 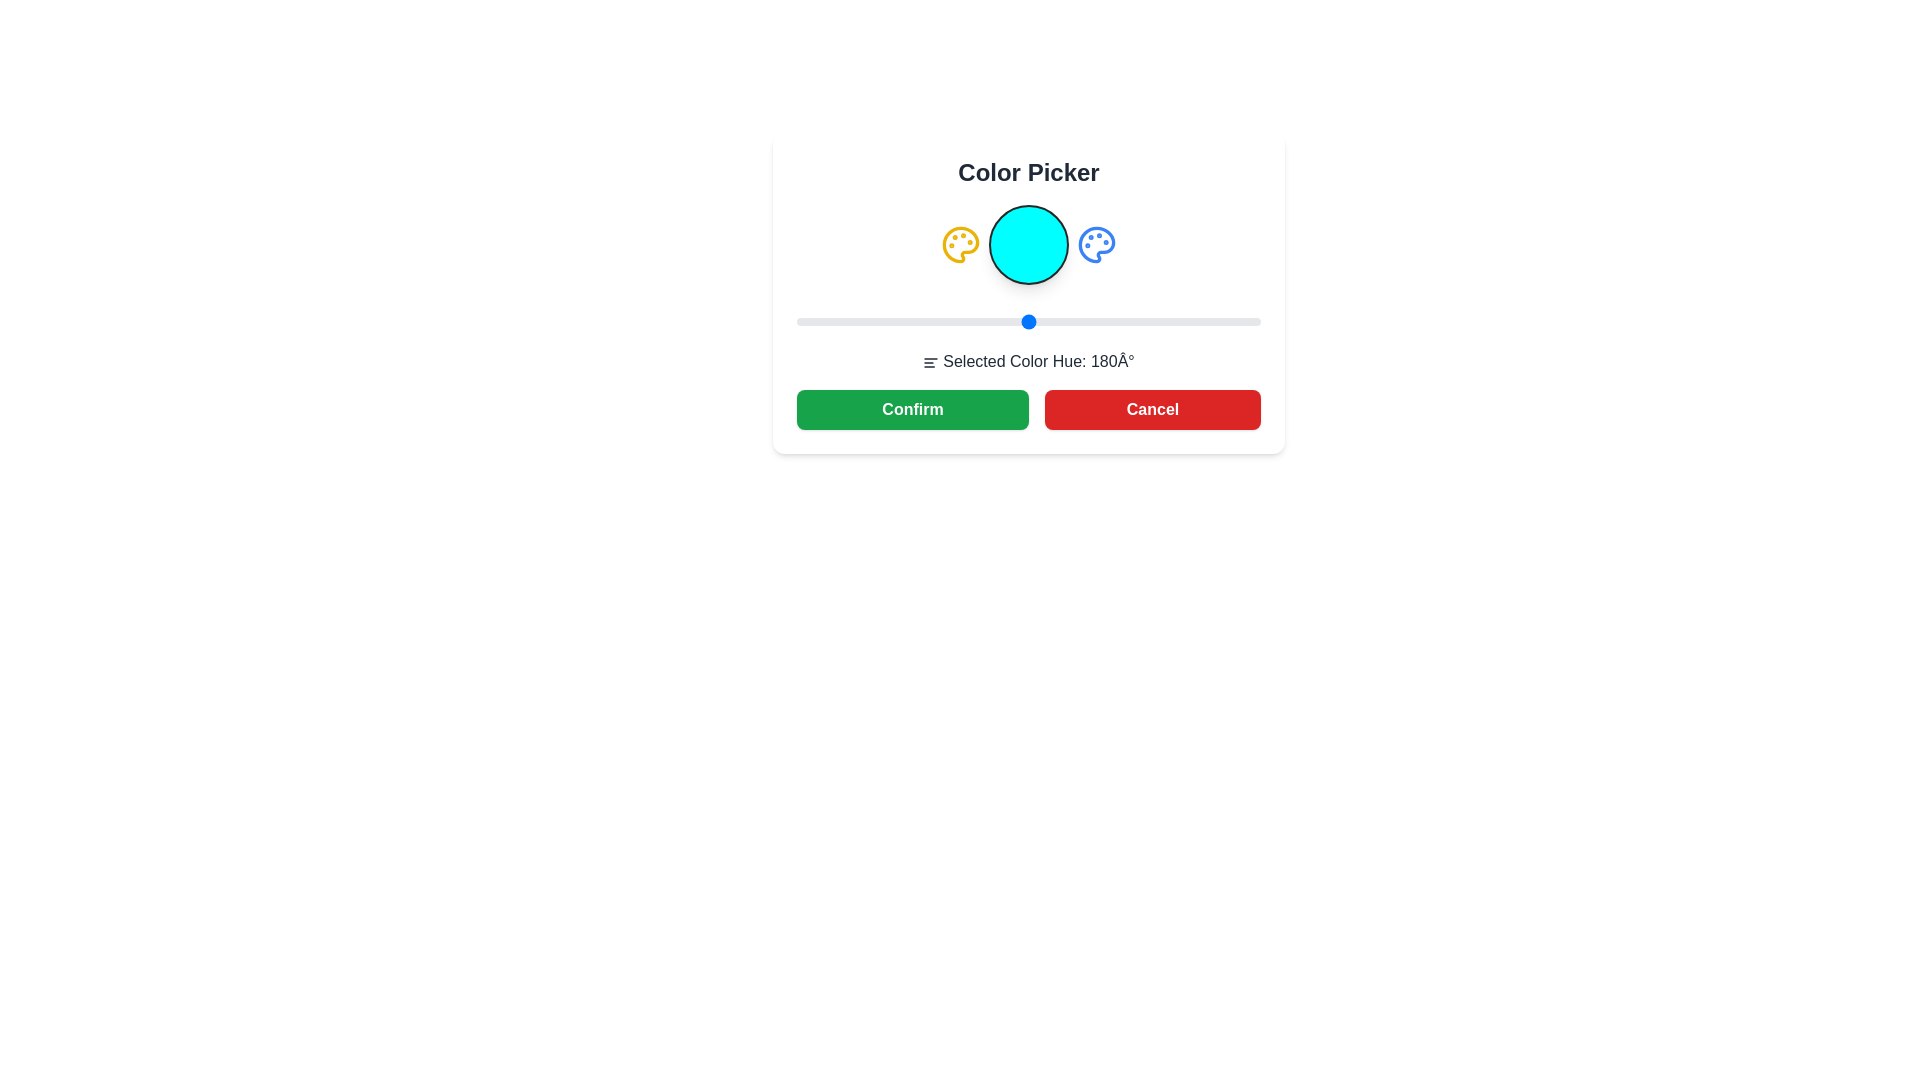 I want to click on the Cancel button to cancel the color selection, so click(x=1152, y=408).